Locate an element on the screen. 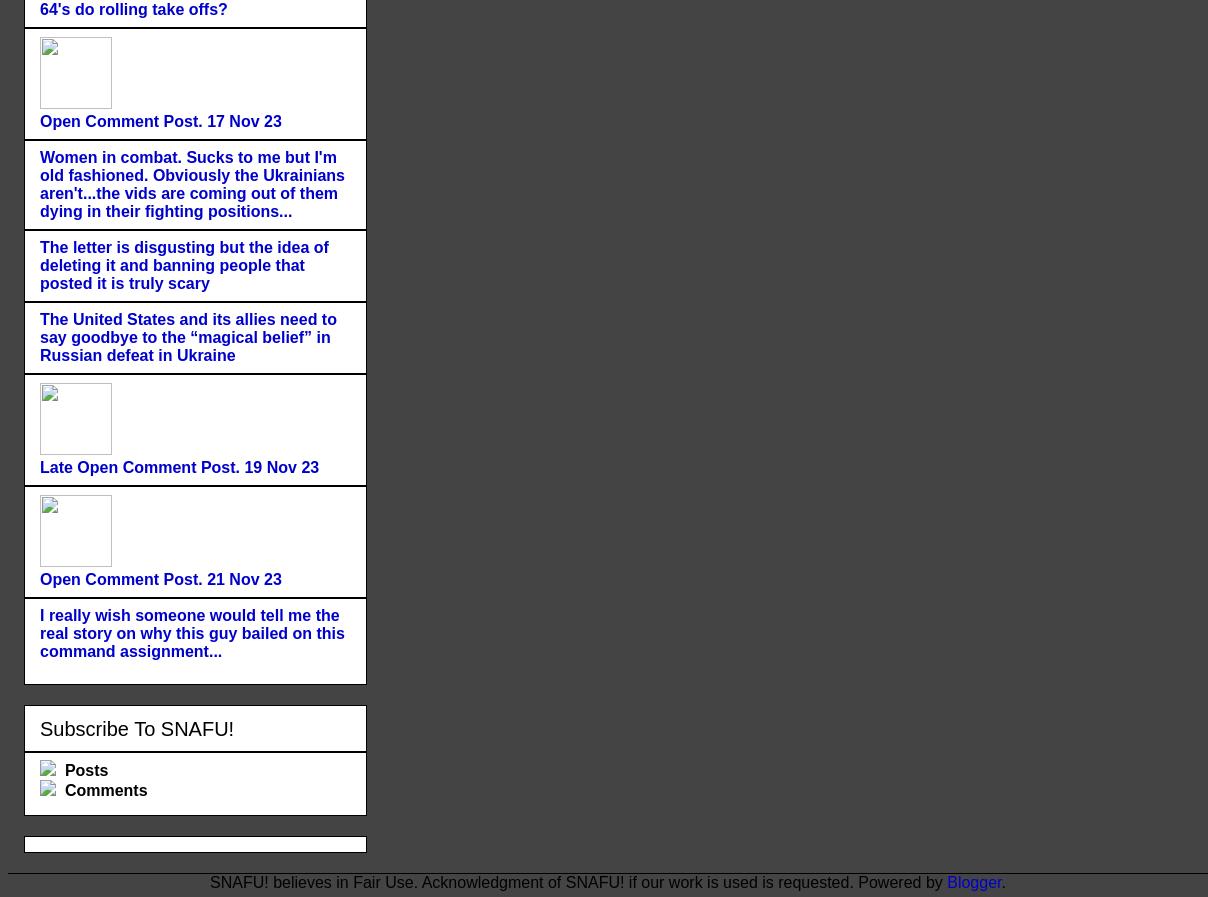  'Open Comment Post.  17 Nov 23' is located at coordinates (160, 119).